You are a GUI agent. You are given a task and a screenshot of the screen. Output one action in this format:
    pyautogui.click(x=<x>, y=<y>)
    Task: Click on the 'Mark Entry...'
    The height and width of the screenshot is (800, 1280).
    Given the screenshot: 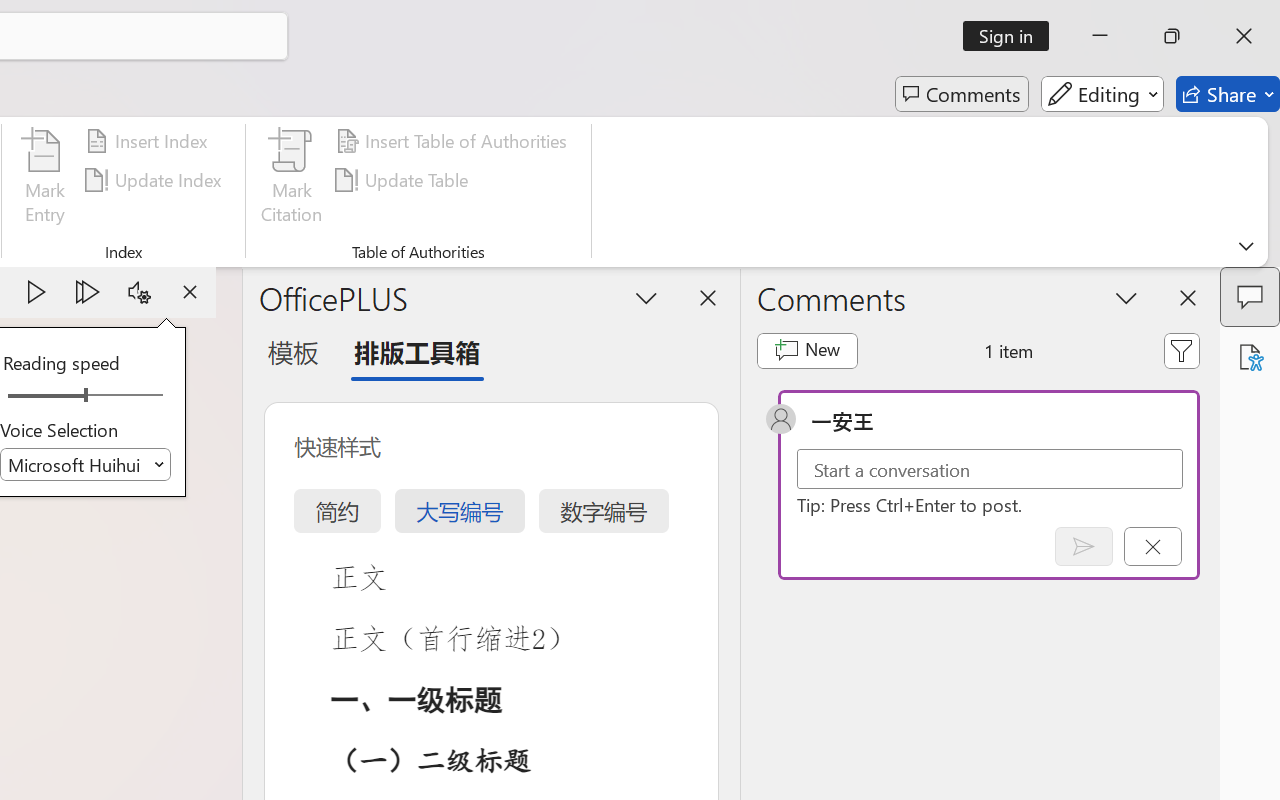 What is the action you would take?
    pyautogui.click(x=44, y=179)
    